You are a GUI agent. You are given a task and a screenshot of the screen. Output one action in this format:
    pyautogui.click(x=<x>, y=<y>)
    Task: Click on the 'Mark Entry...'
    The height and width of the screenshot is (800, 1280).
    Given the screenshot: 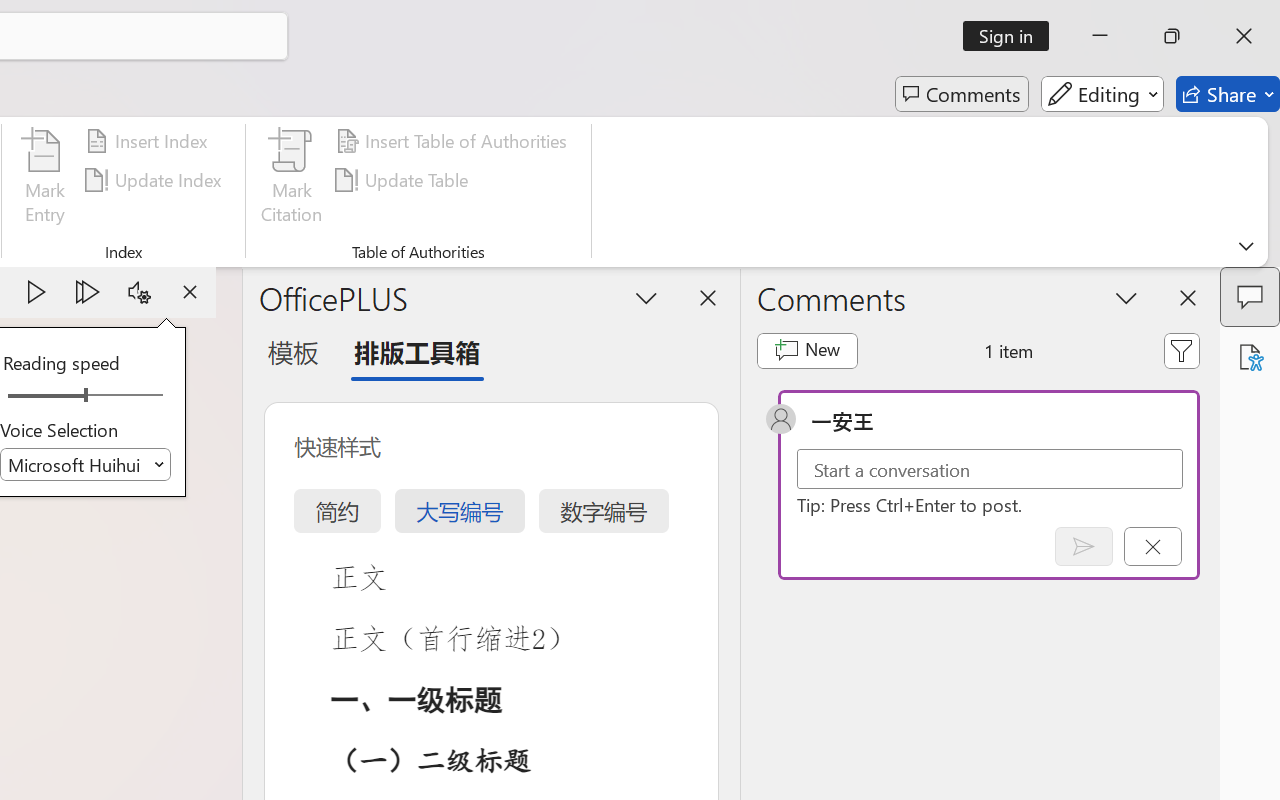 What is the action you would take?
    pyautogui.click(x=44, y=179)
    